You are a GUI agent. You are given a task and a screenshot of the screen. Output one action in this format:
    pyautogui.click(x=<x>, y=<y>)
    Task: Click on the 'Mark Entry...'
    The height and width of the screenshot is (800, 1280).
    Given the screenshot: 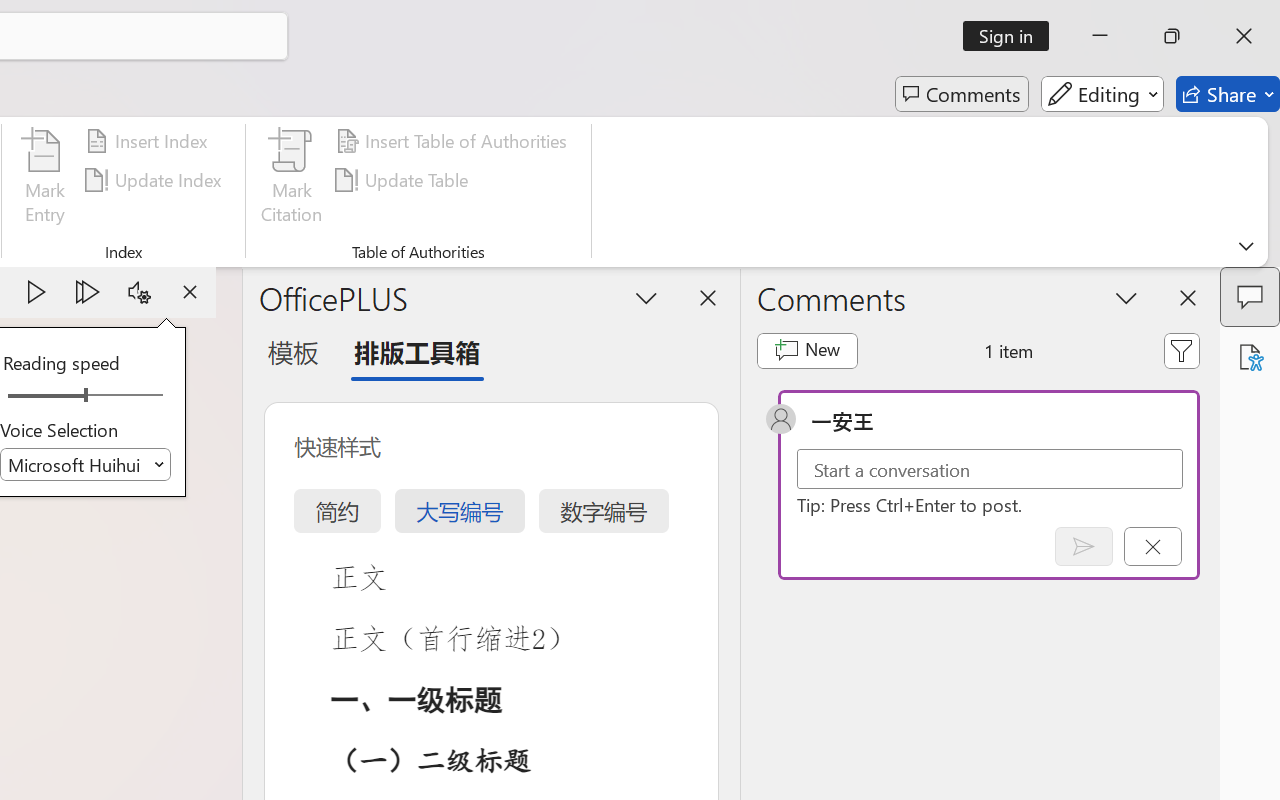 What is the action you would take?
    pyautogui.click(x=44, y=179)
    